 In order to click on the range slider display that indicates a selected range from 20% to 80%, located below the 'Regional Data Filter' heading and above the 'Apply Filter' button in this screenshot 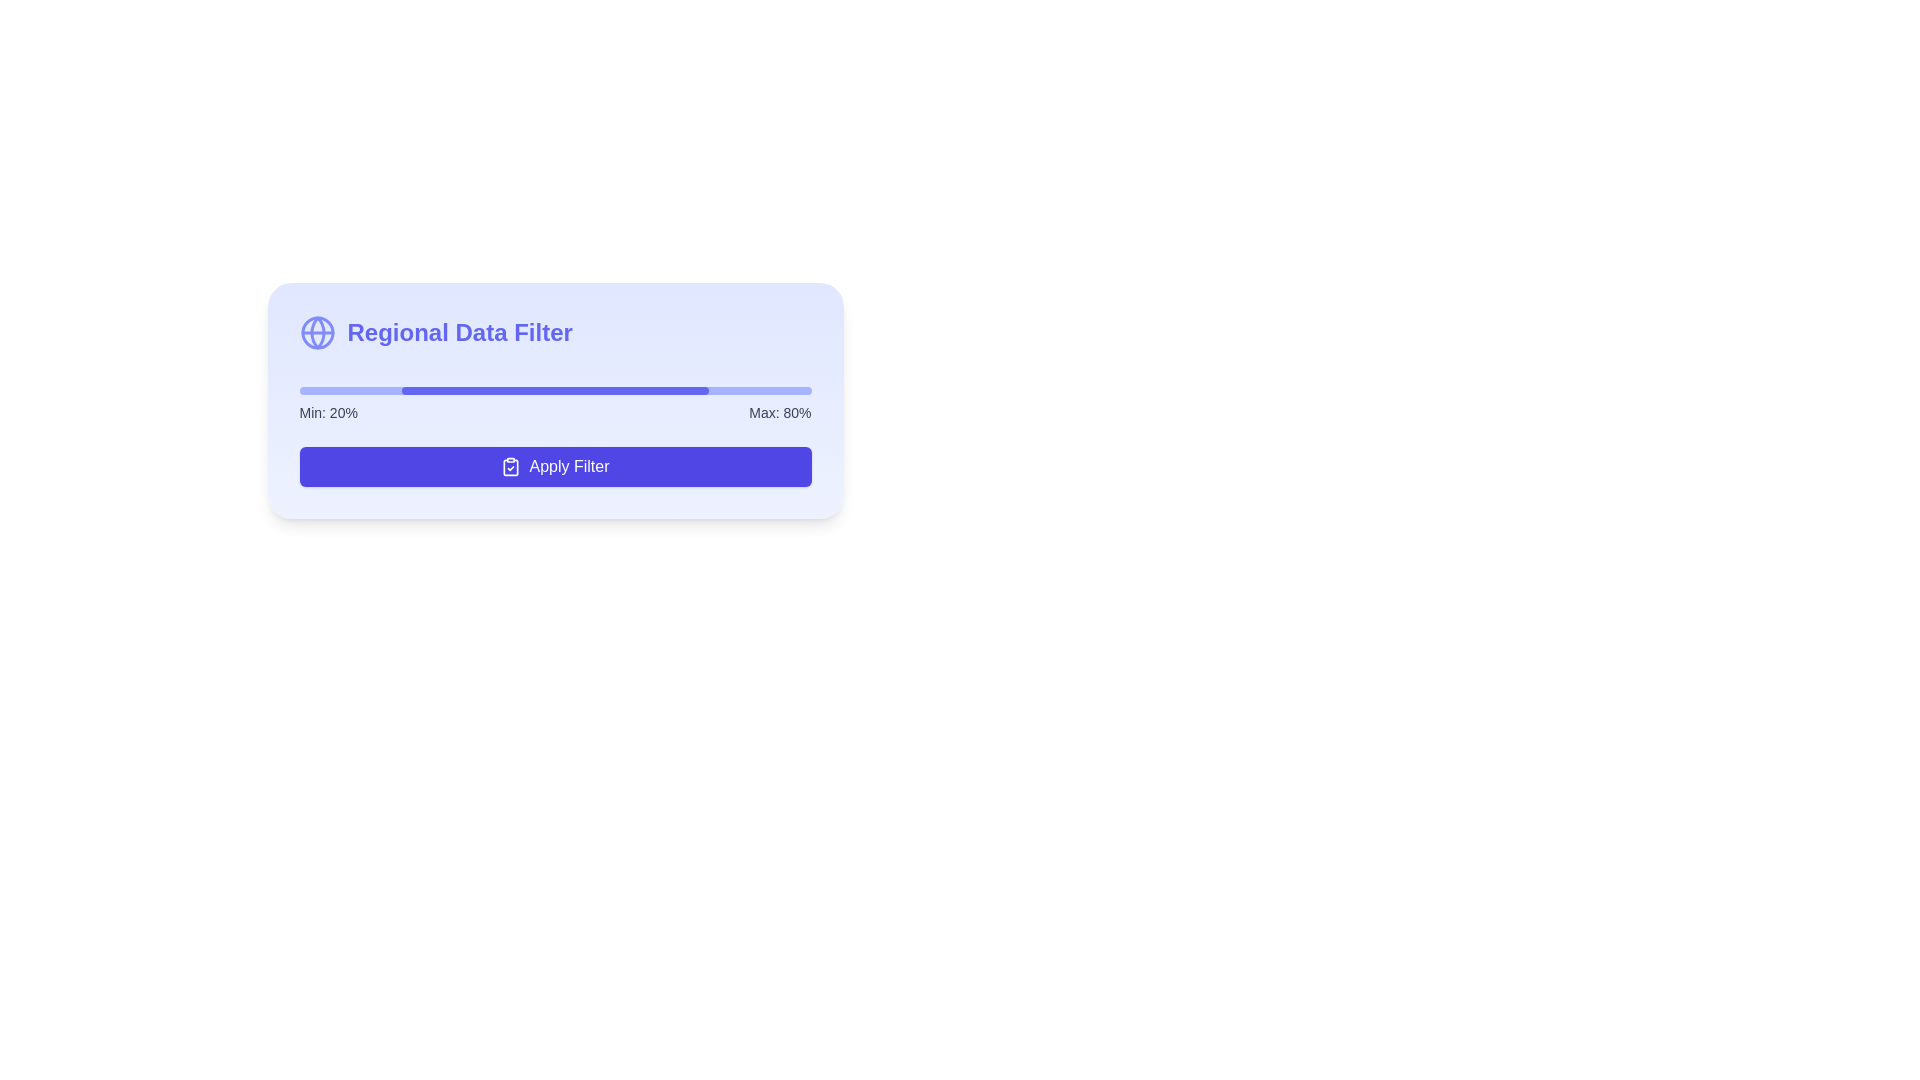, I will do `click(555, 398)`.